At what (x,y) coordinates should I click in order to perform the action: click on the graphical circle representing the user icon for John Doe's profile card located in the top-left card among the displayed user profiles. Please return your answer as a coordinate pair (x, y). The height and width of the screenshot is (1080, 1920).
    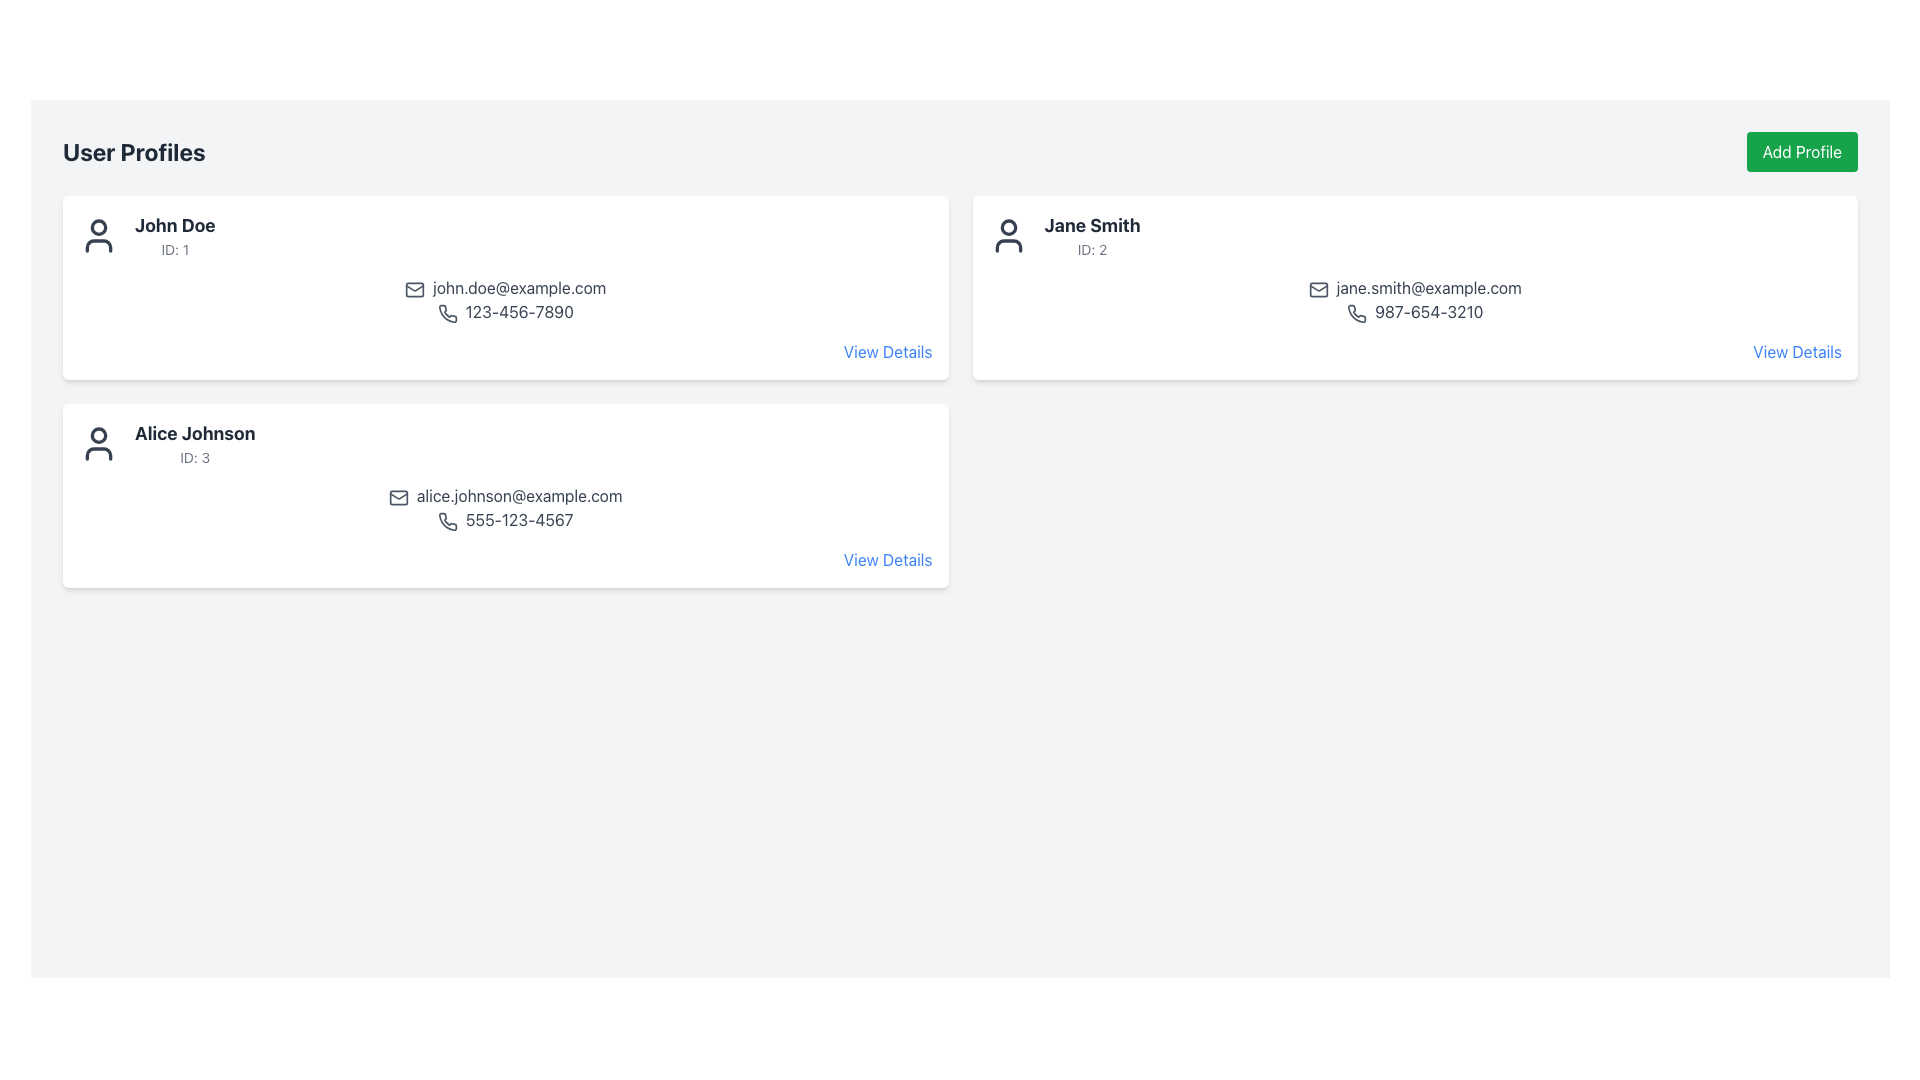
    Looking at the image, I should click on (98, 226).